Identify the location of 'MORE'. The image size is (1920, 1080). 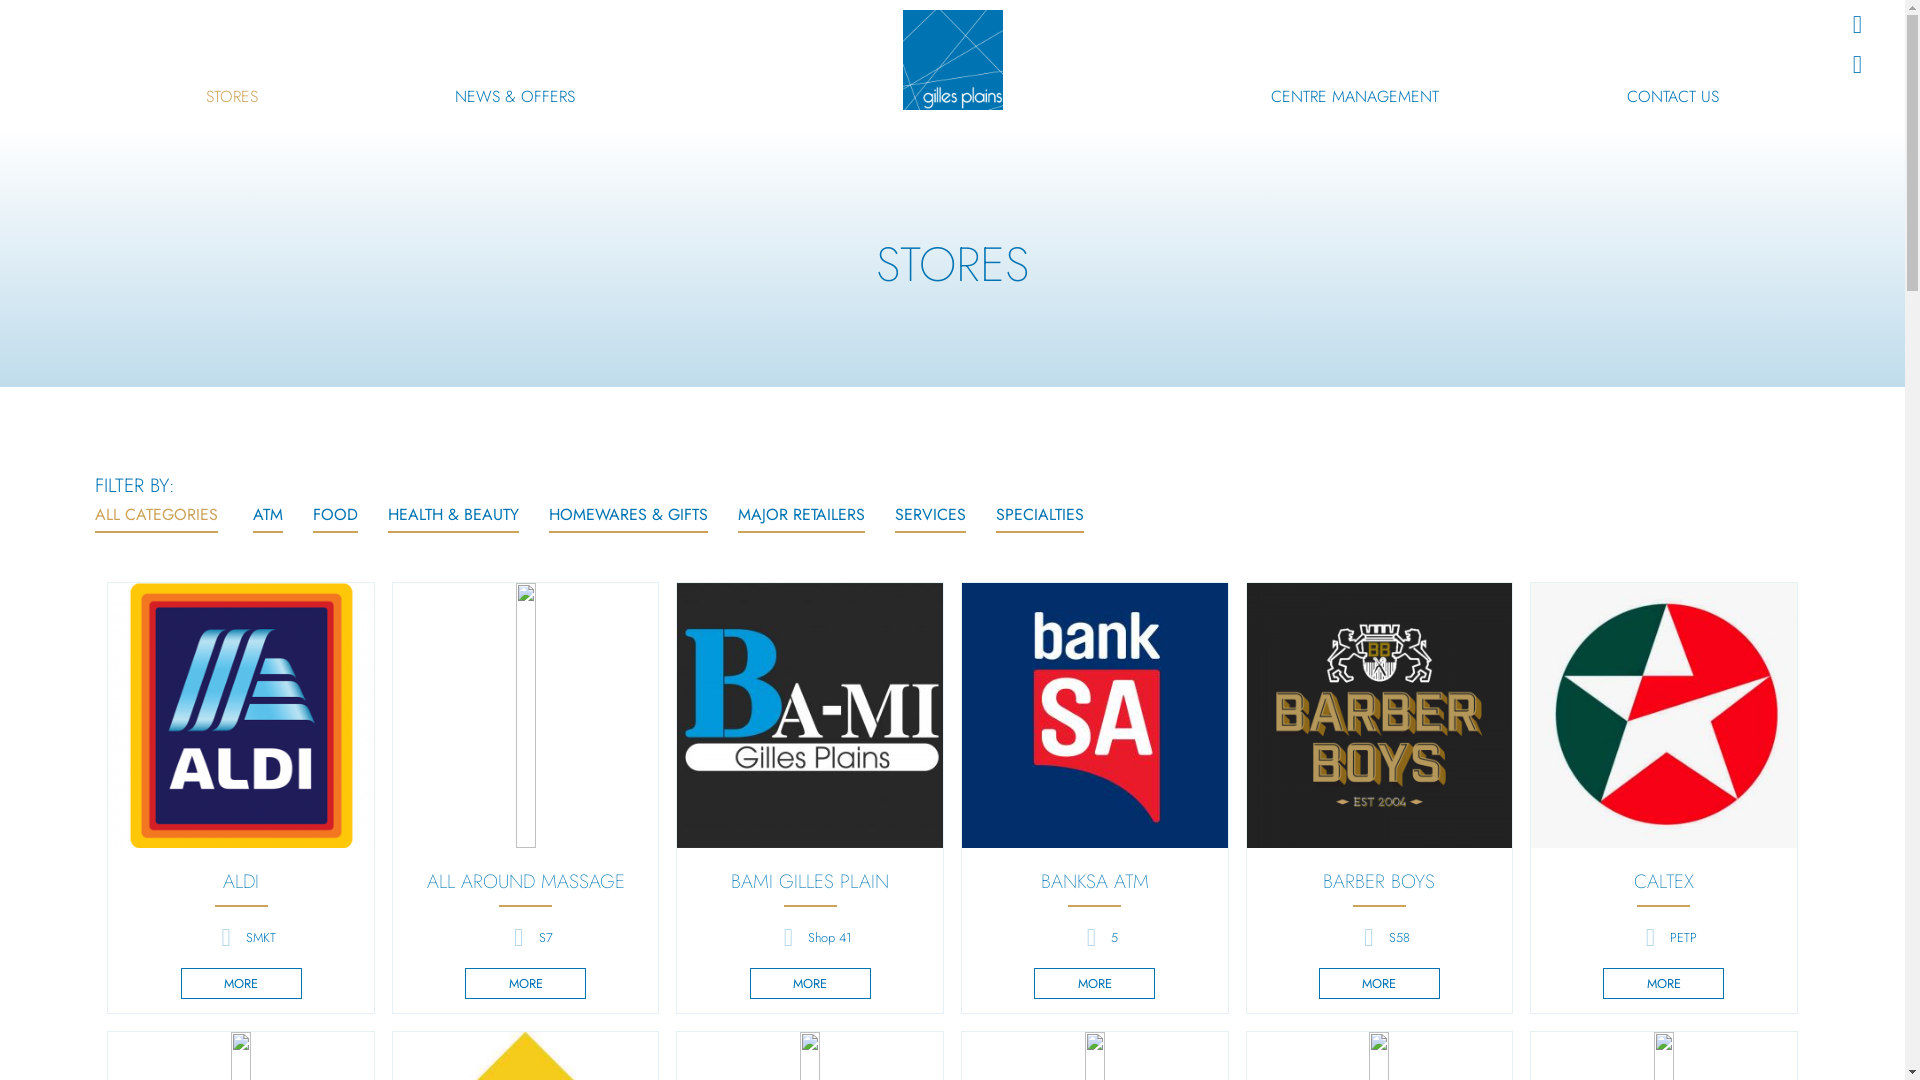
(240, 982).